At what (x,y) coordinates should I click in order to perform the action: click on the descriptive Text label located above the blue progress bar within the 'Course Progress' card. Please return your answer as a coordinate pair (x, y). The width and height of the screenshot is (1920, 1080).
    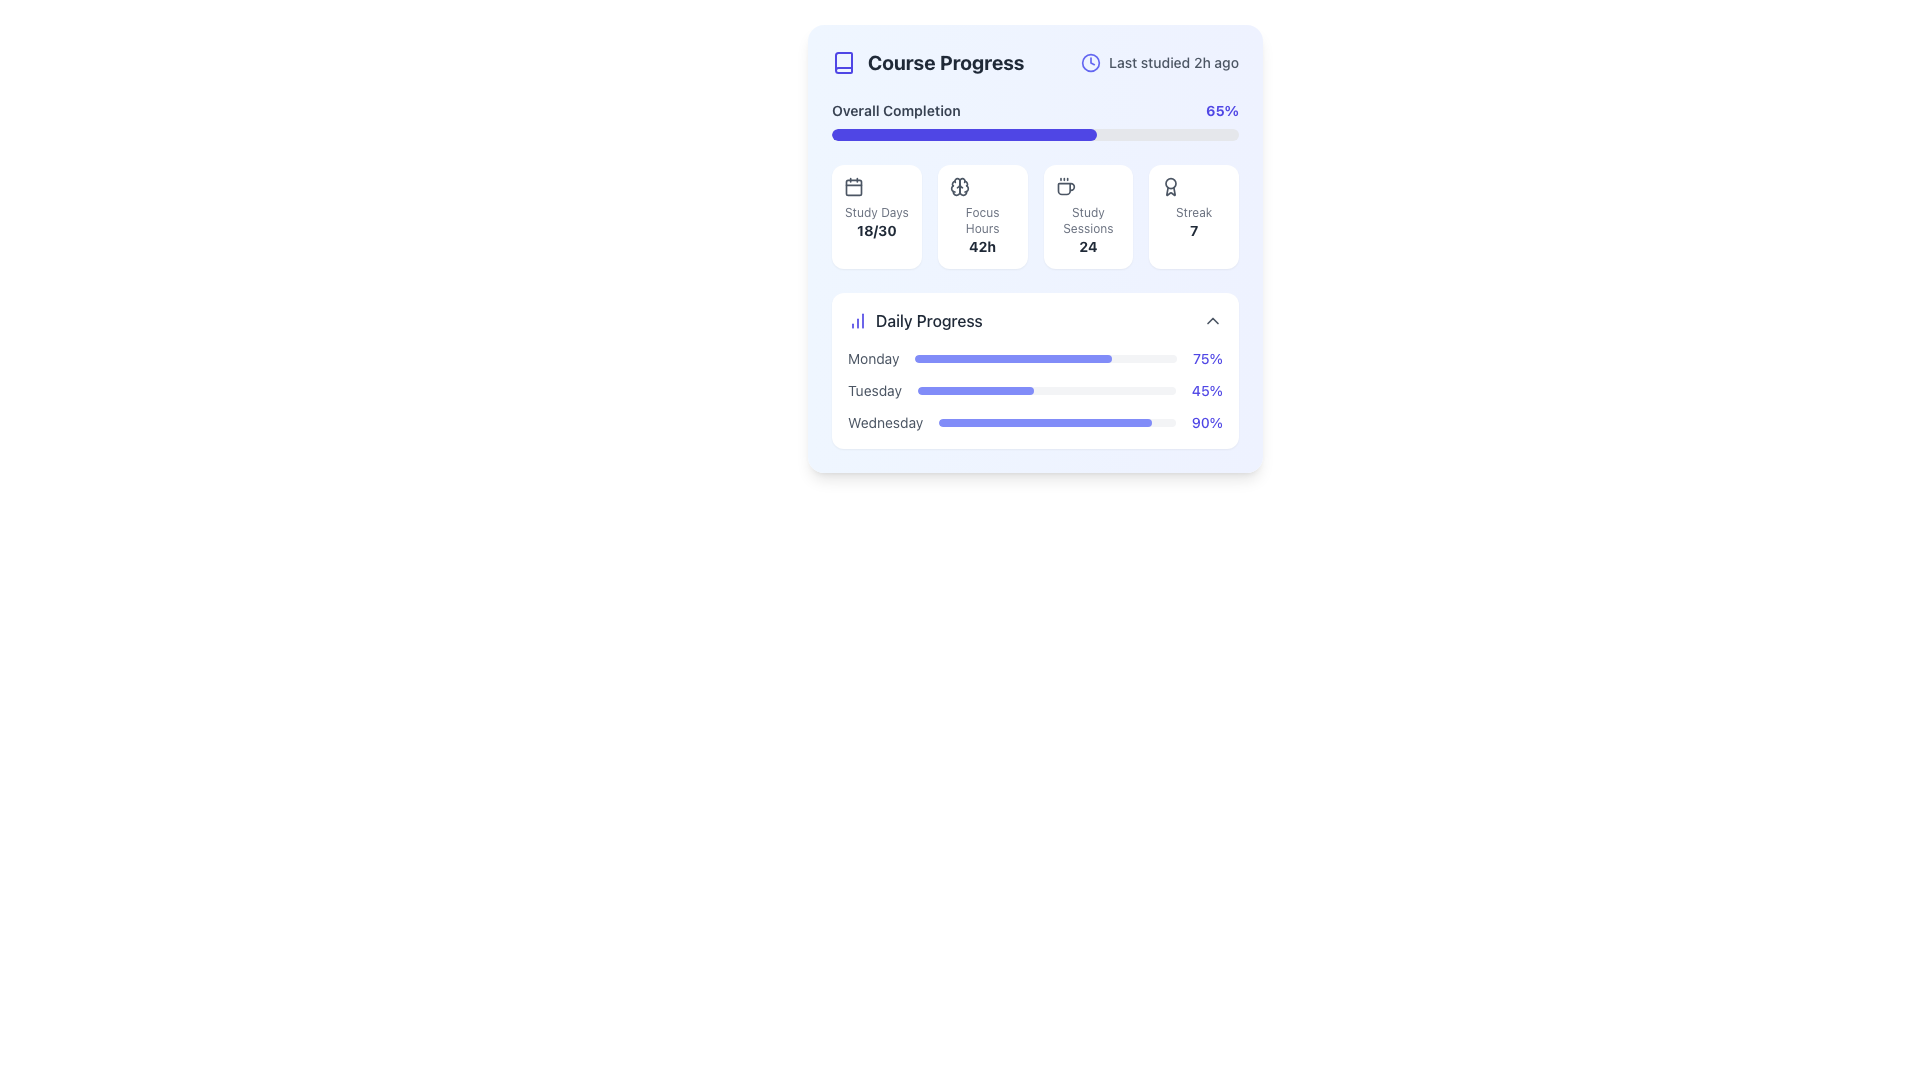
    Looking at the image, I should click on (895, 111).